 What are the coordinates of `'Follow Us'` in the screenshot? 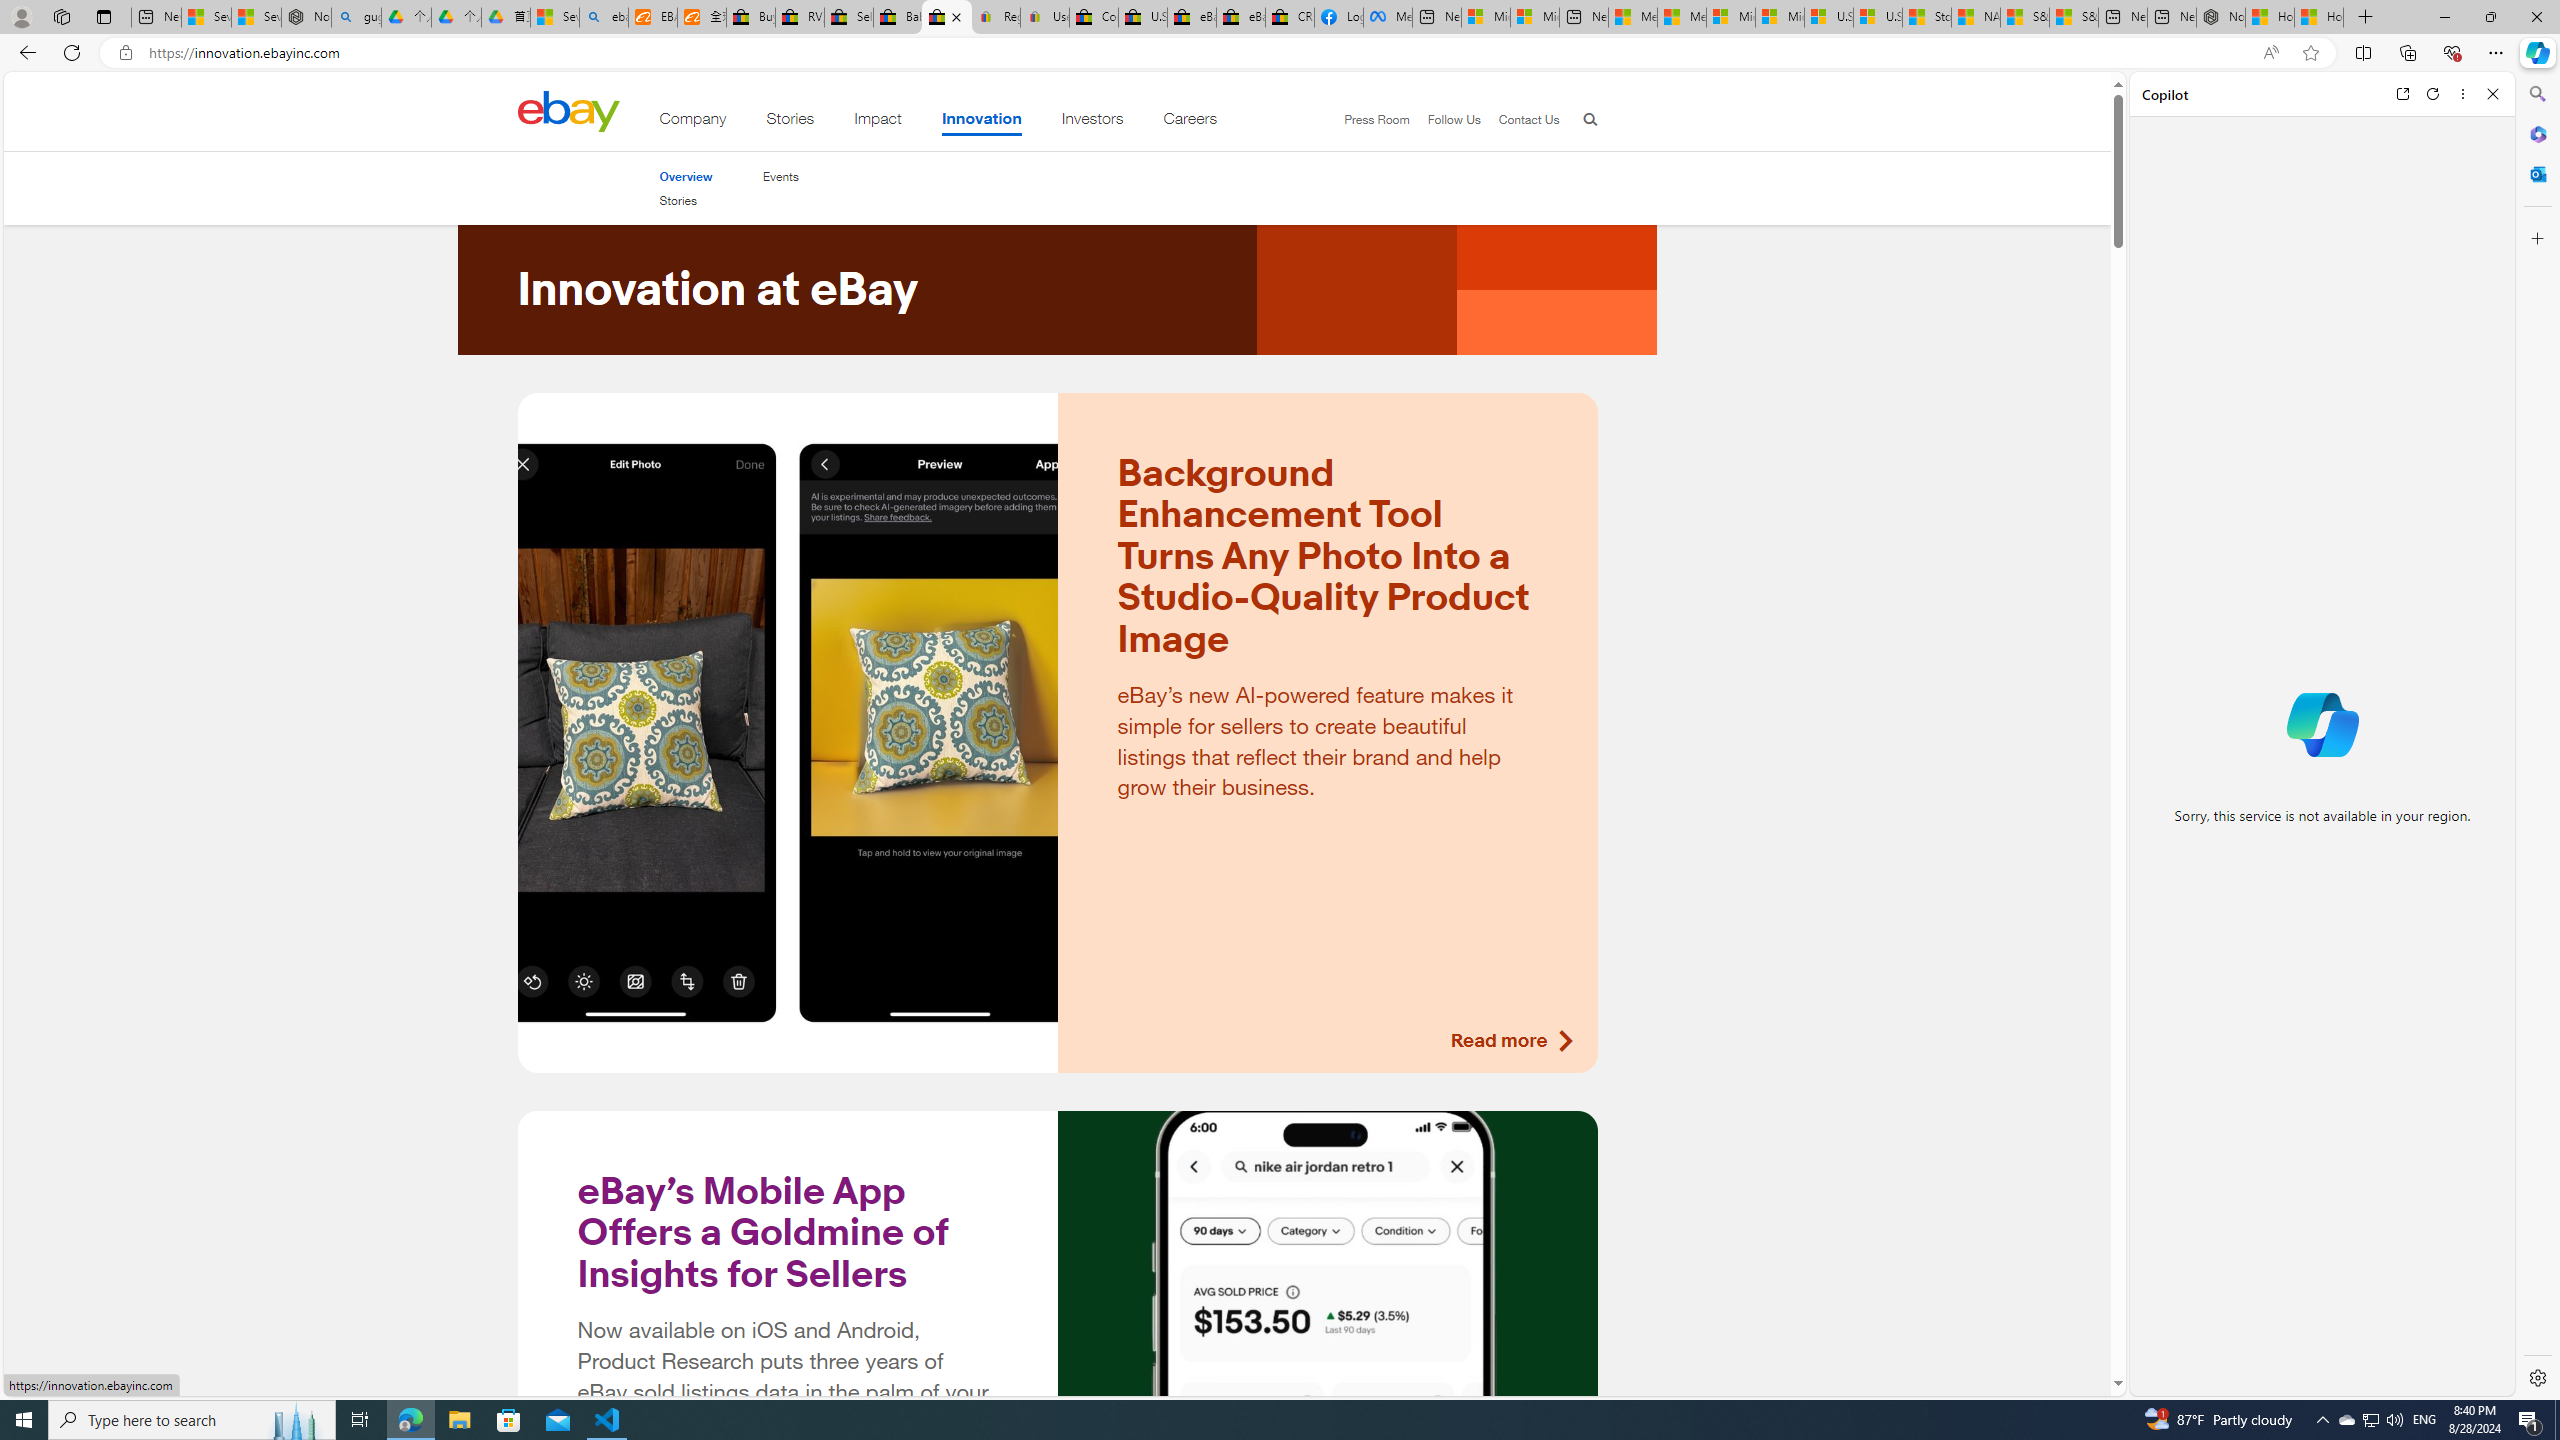 It's located at (1444, 119).